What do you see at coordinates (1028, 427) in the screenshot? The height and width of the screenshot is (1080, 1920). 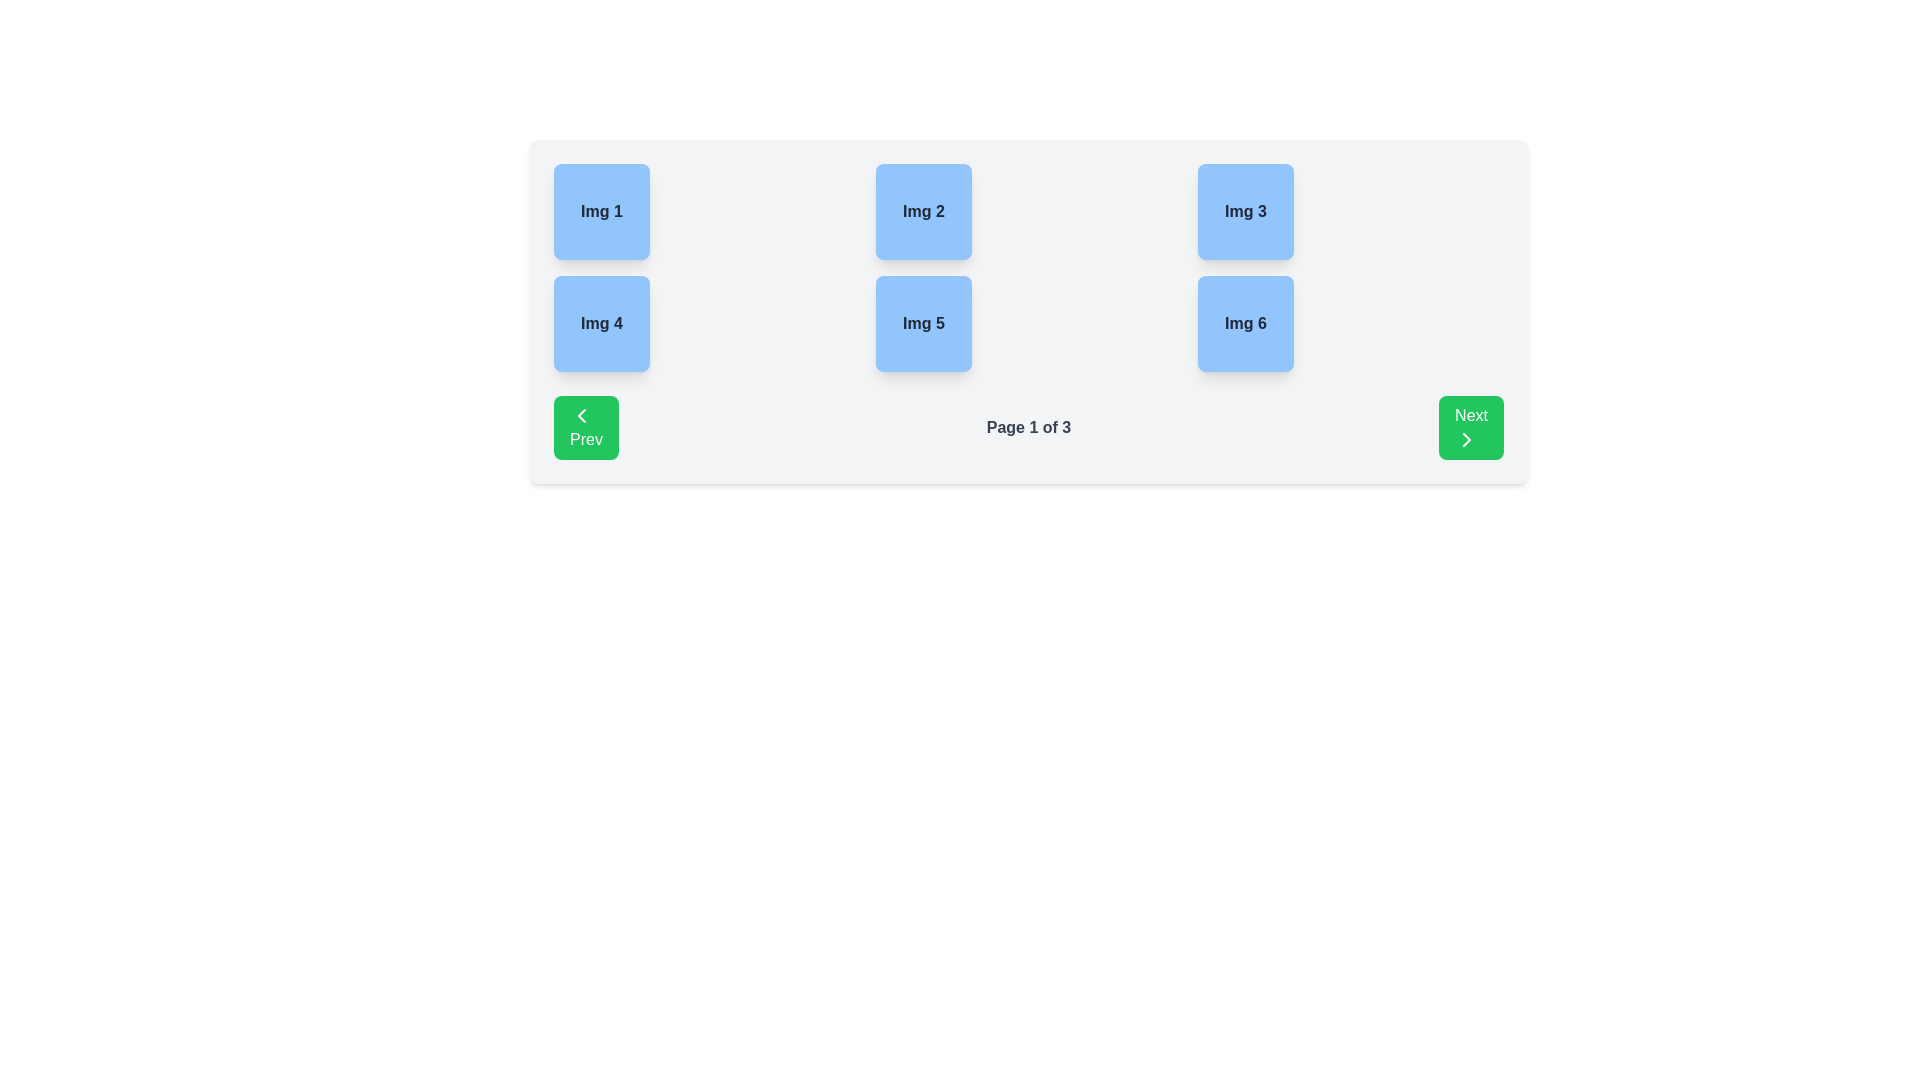 I see `the static text label that indicates the current page number in the pagination system, which is centrally positioned between the 'Prev' and 'Next' buttons` at bounding box center [1028, 427].